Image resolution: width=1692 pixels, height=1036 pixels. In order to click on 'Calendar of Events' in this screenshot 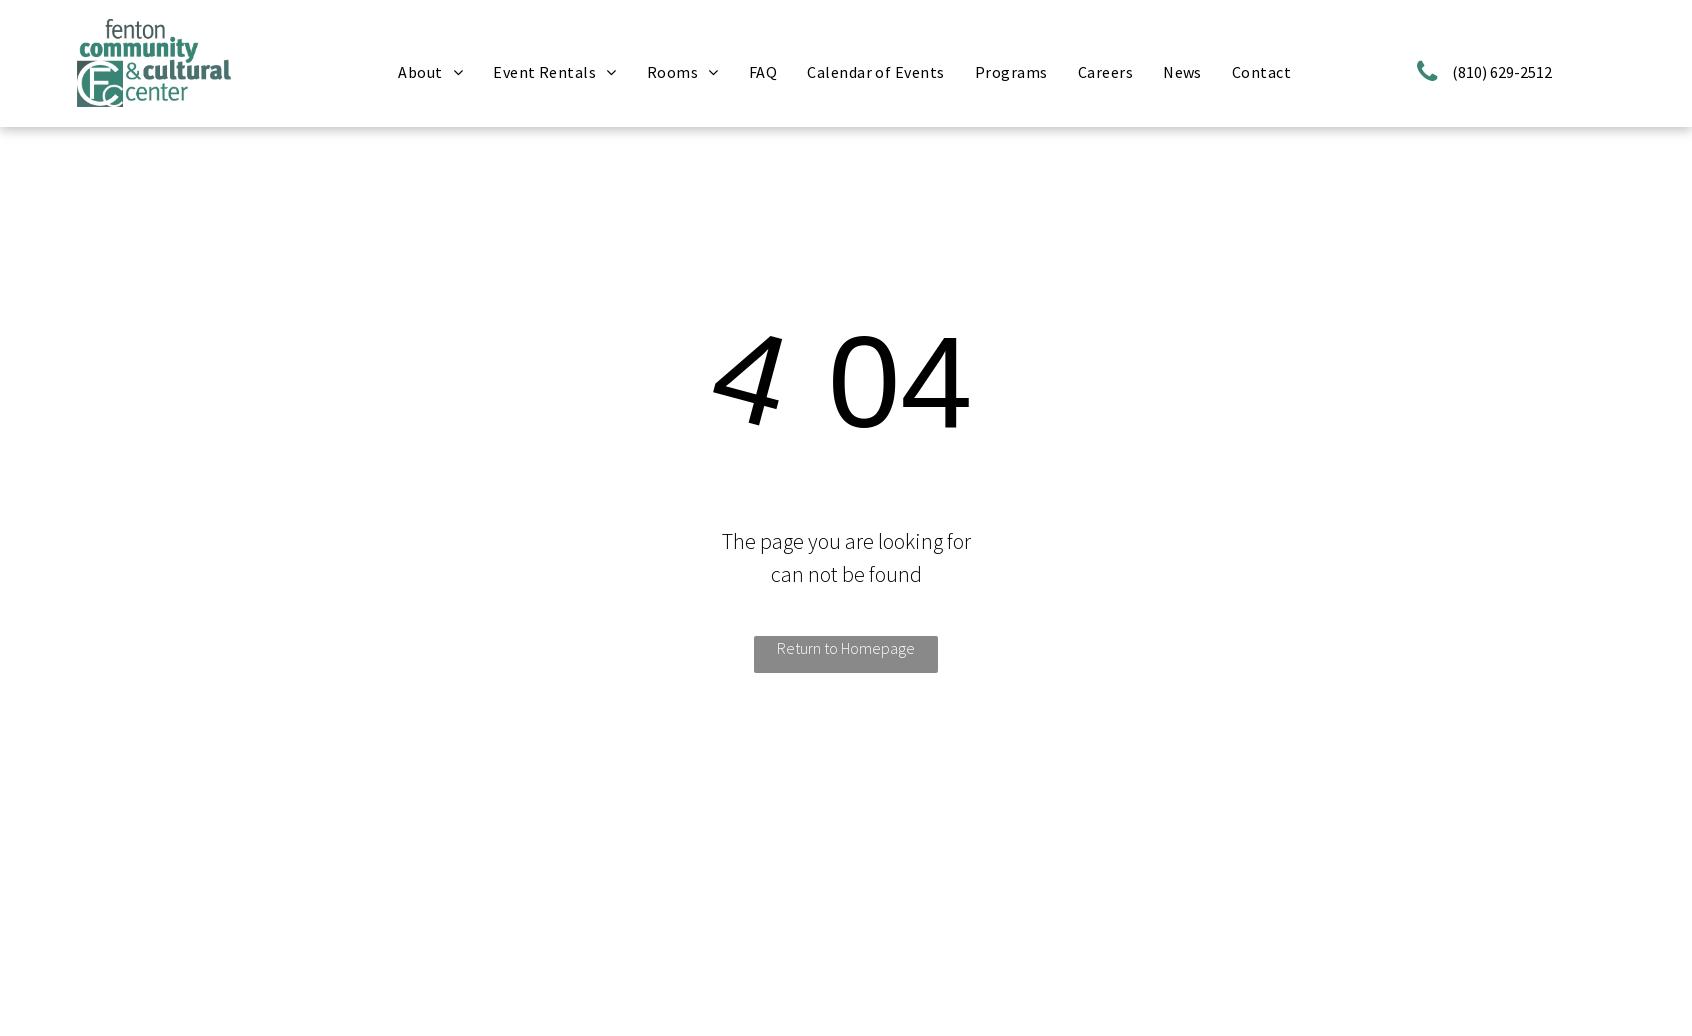, I will do `click(874, 70)`.